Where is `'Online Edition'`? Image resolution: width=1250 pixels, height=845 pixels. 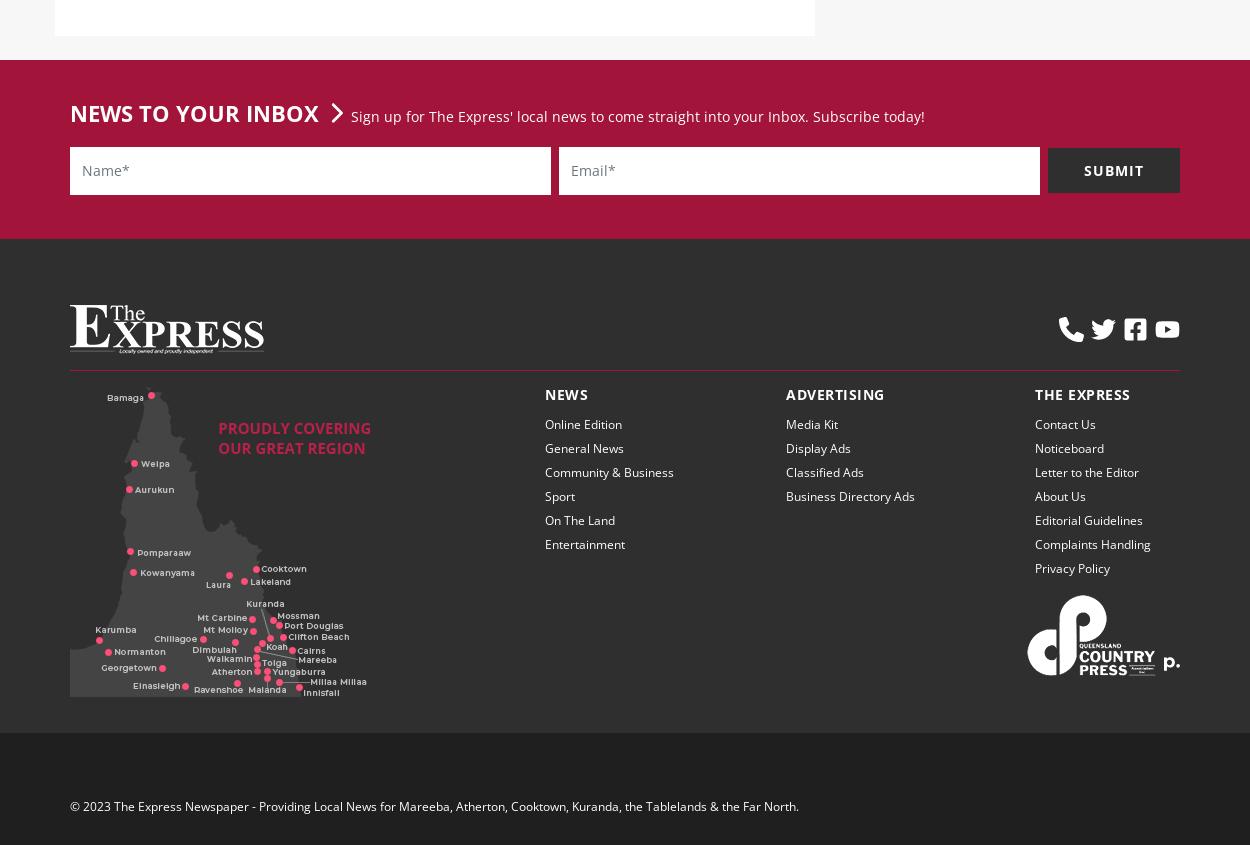
'Online Edition' is located at coordinates (582, 440).